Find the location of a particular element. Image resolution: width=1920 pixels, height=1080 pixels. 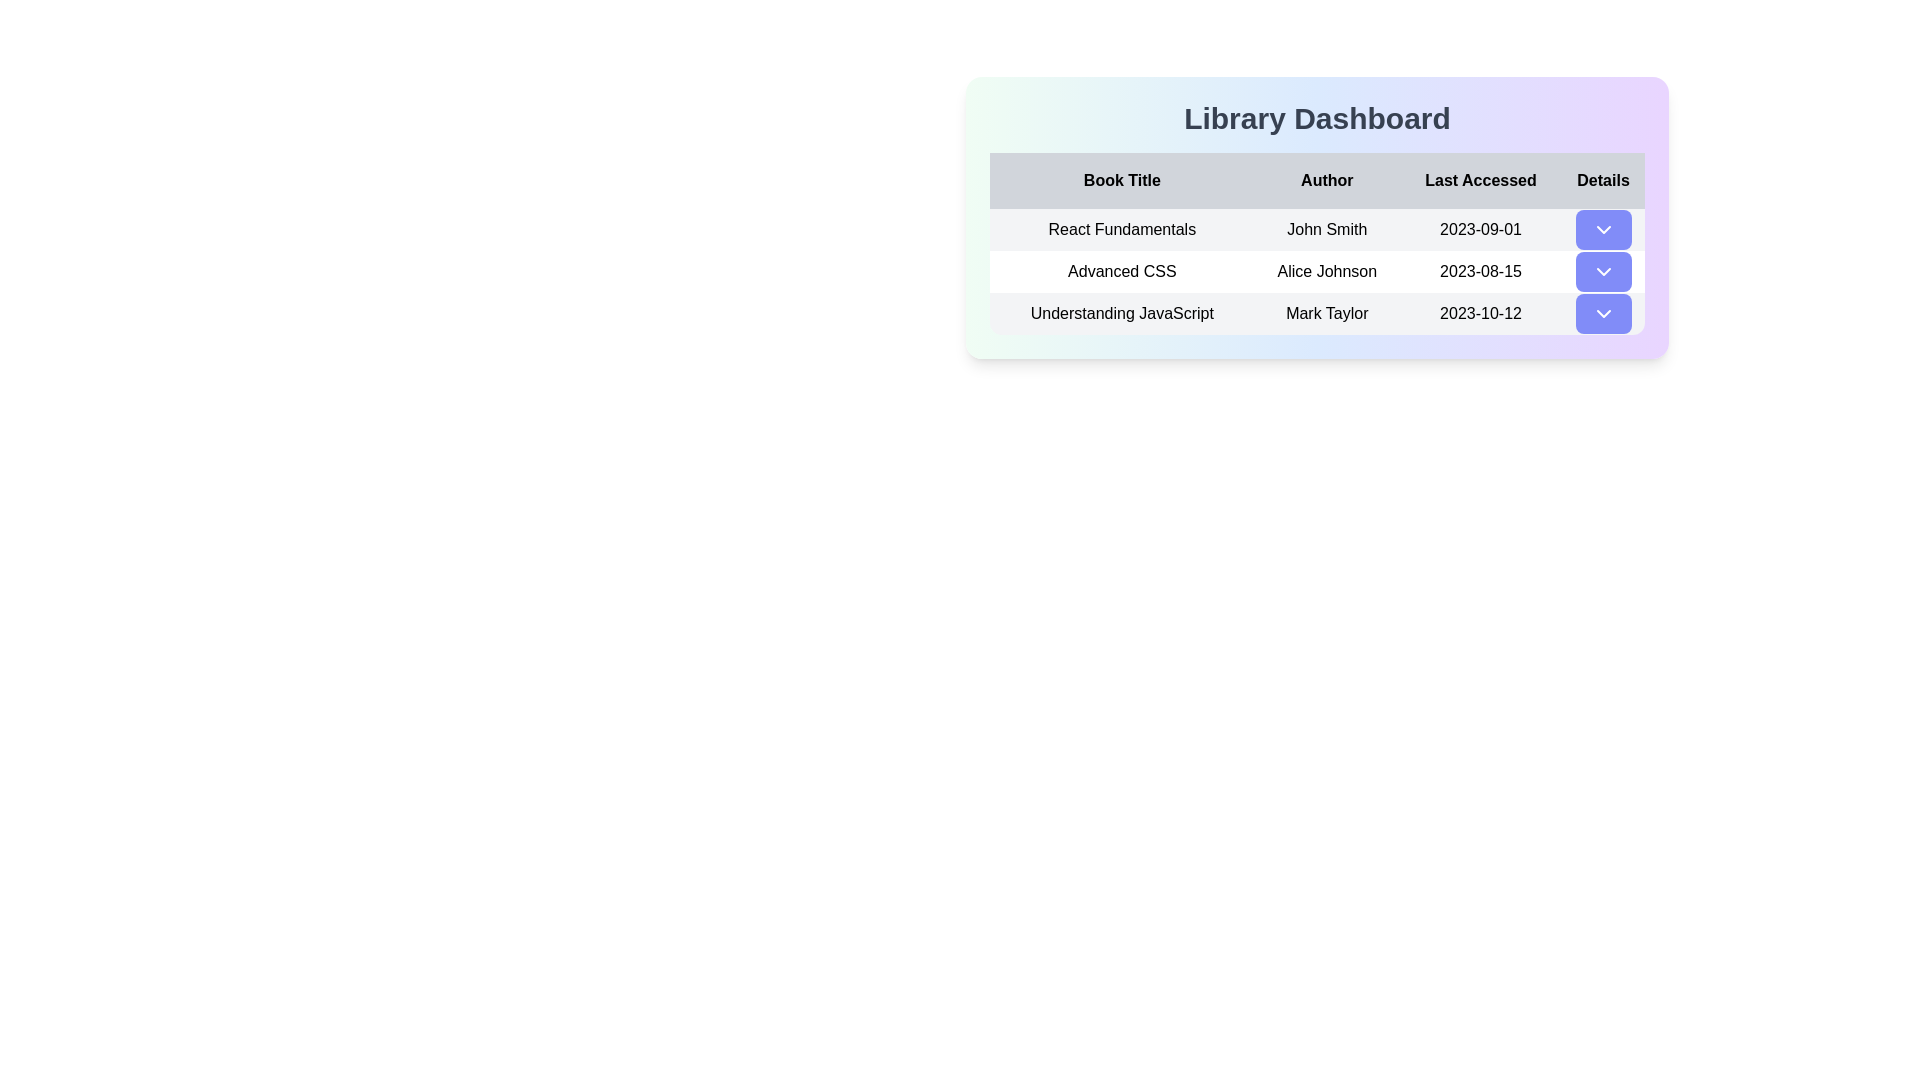

the informational display showing the last accessed date '2023-08-15' for the 'Advanced CSS' entry in the 'Last Accessed' column of the table is located at coordinates (1481, 272).